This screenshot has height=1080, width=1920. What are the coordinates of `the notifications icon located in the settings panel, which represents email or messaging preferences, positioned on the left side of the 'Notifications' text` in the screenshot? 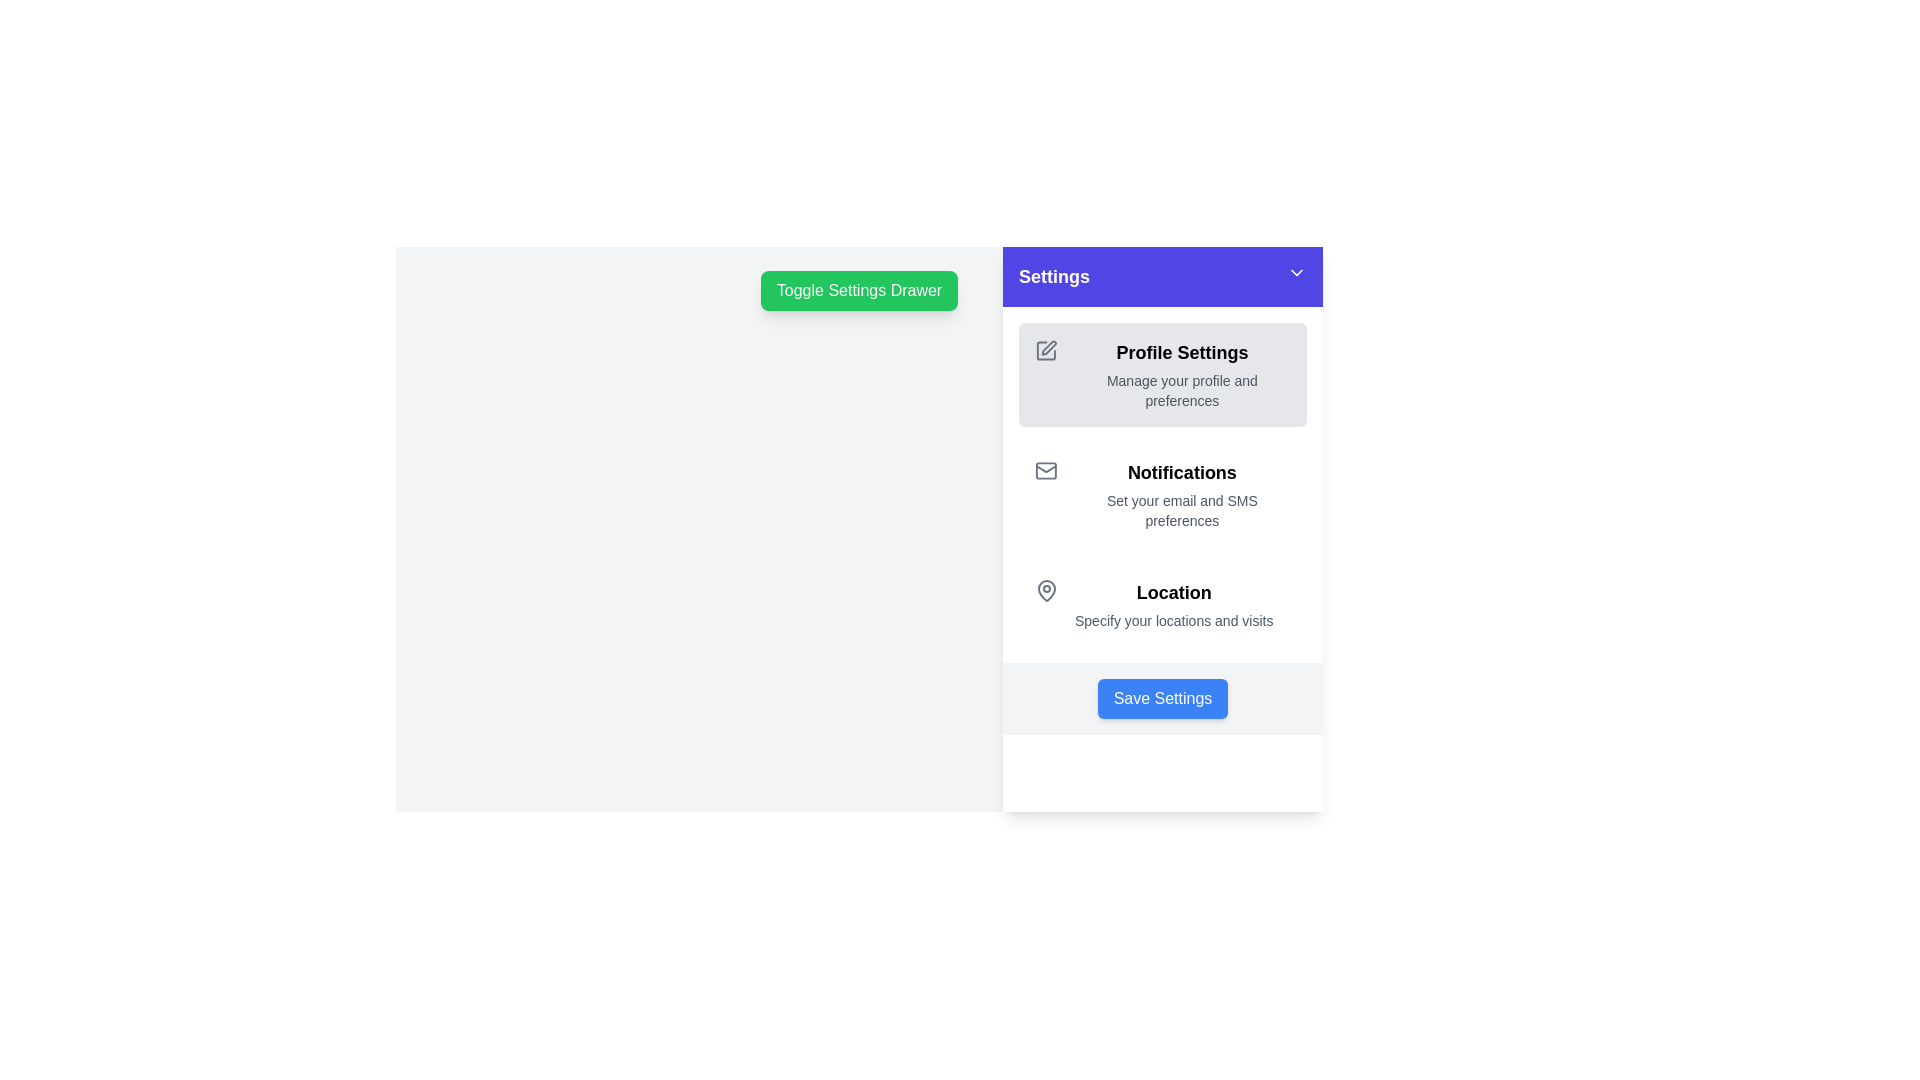 It's located at (1045, 470).